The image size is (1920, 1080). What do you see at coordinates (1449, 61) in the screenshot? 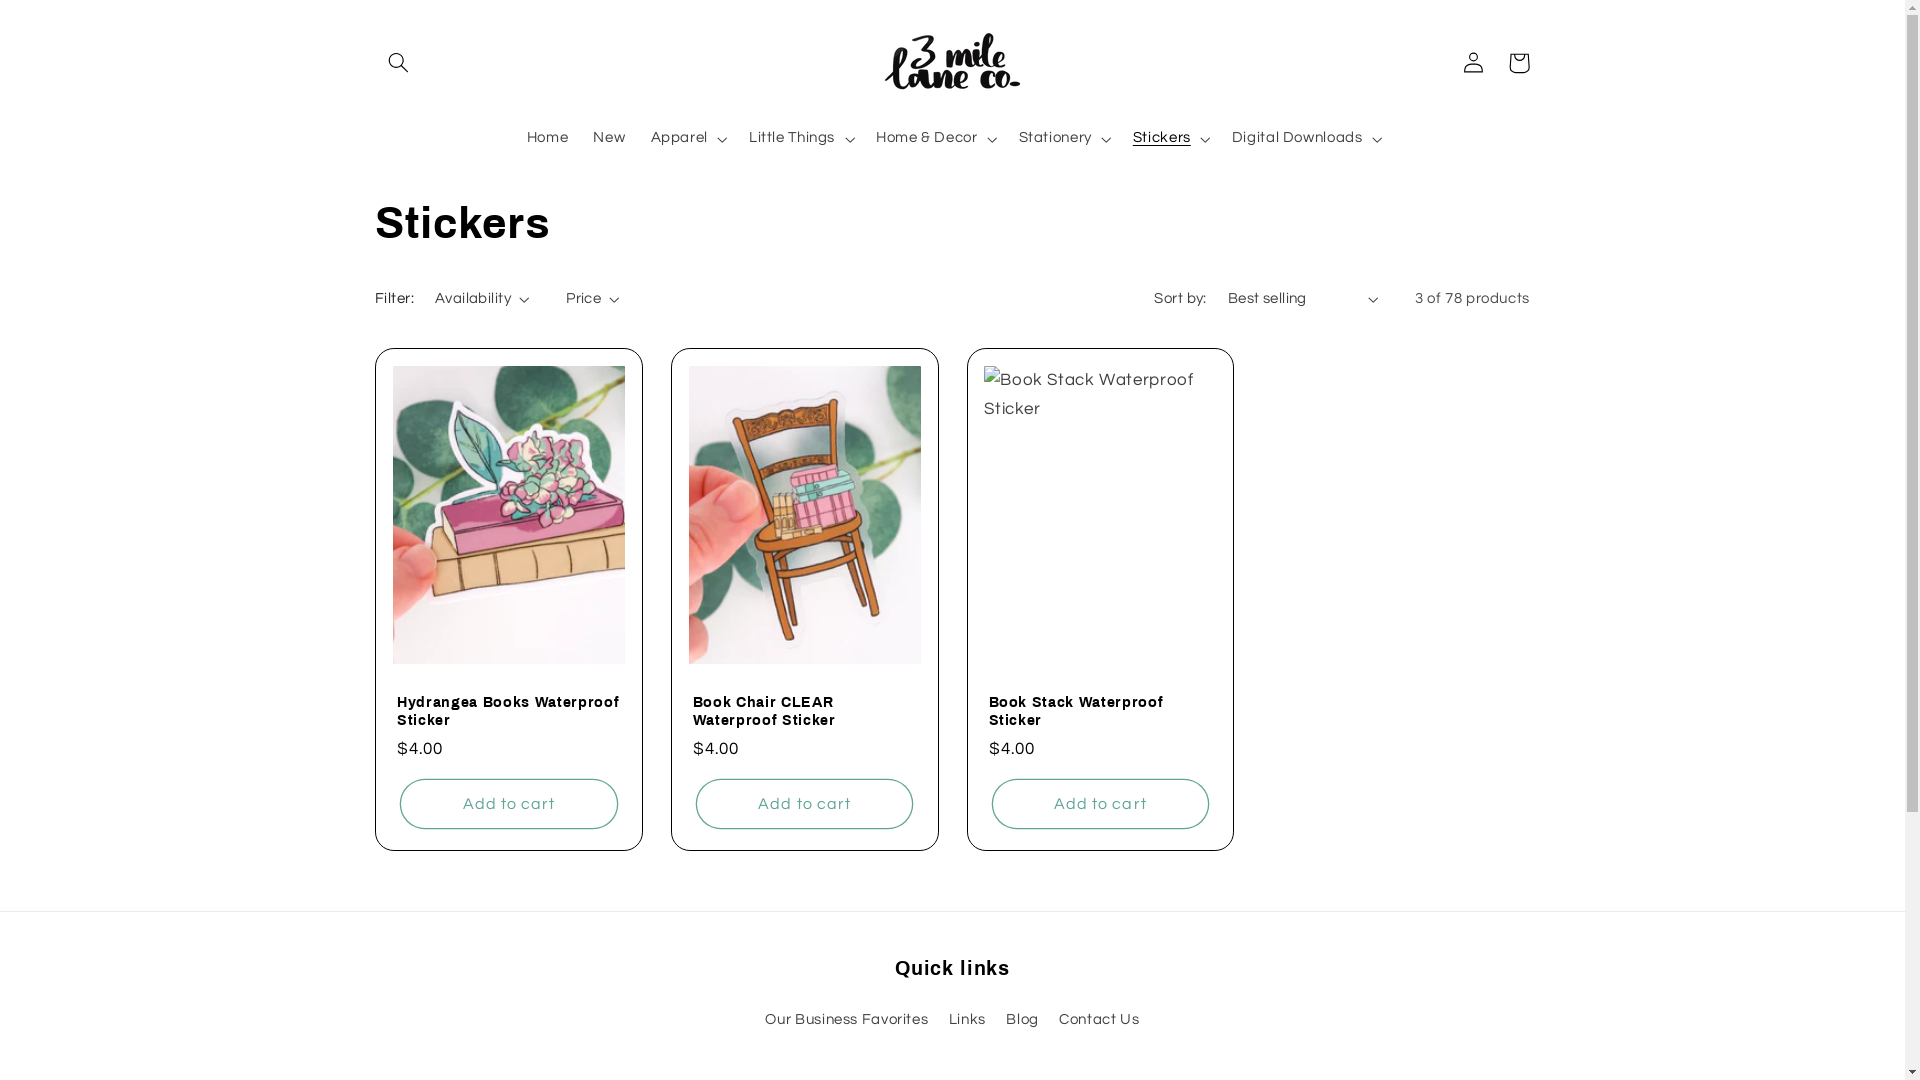
I see `'Log in'` at bounding box center [1449, 61].